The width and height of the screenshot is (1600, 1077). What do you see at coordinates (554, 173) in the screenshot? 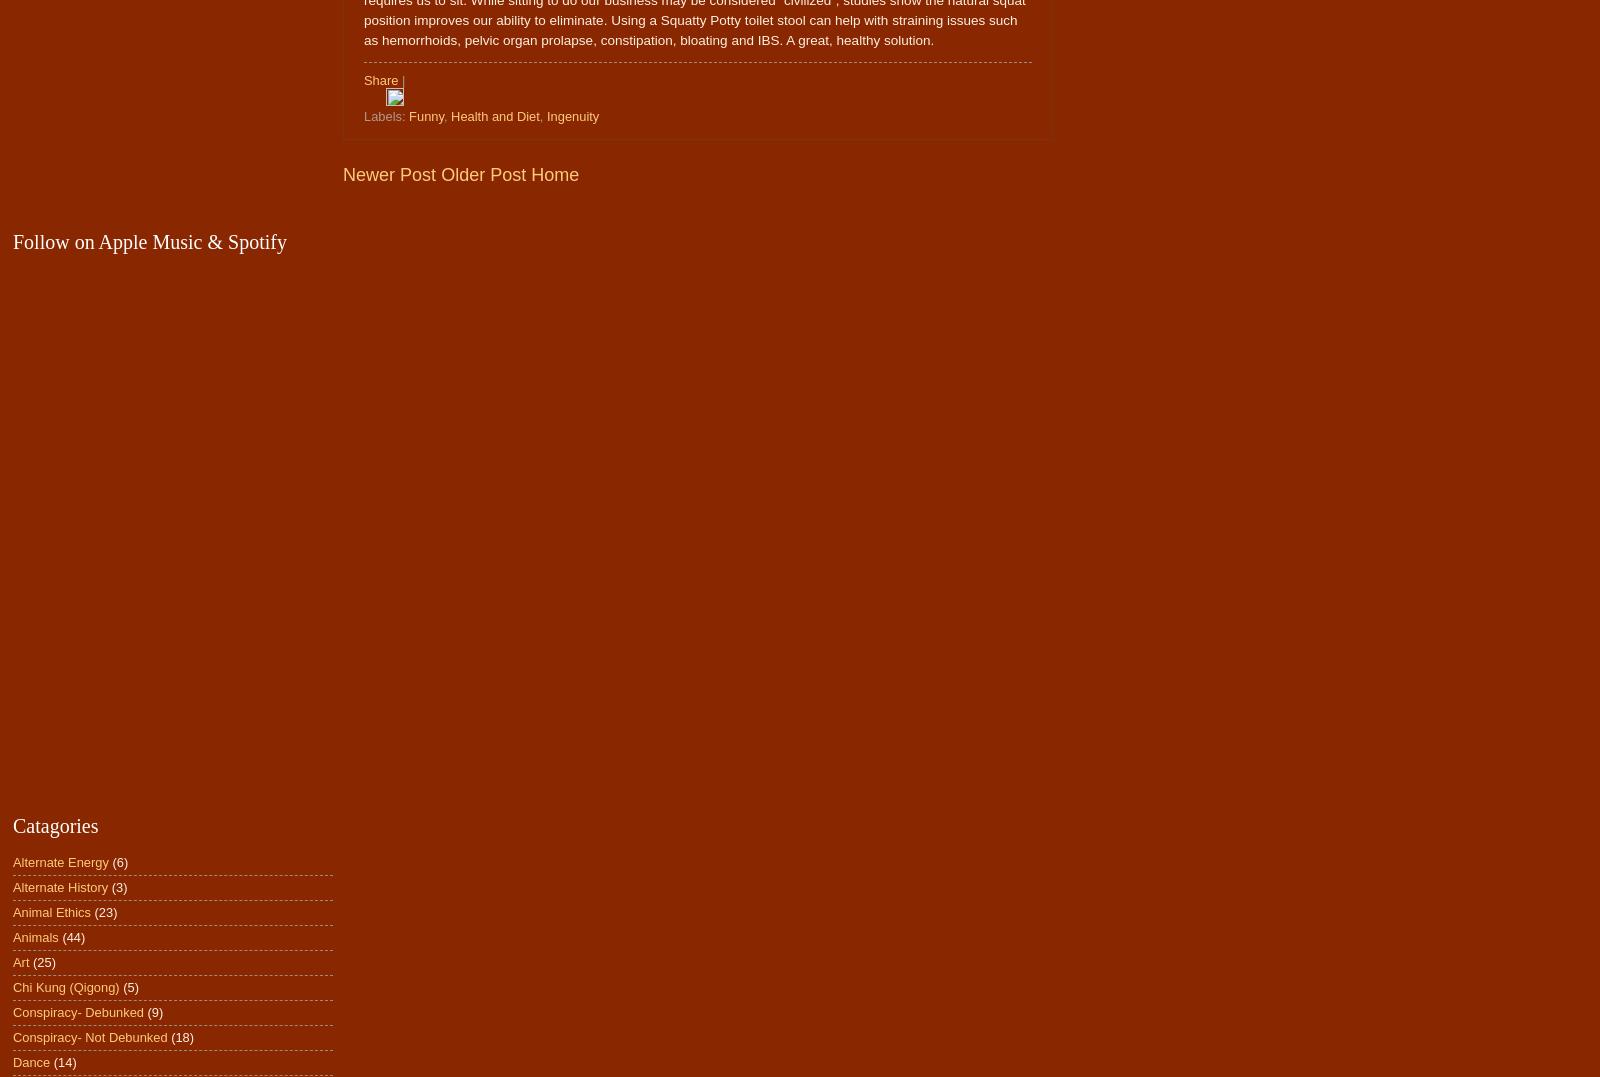
I see `'Home'` at bounding box center [554, 173].